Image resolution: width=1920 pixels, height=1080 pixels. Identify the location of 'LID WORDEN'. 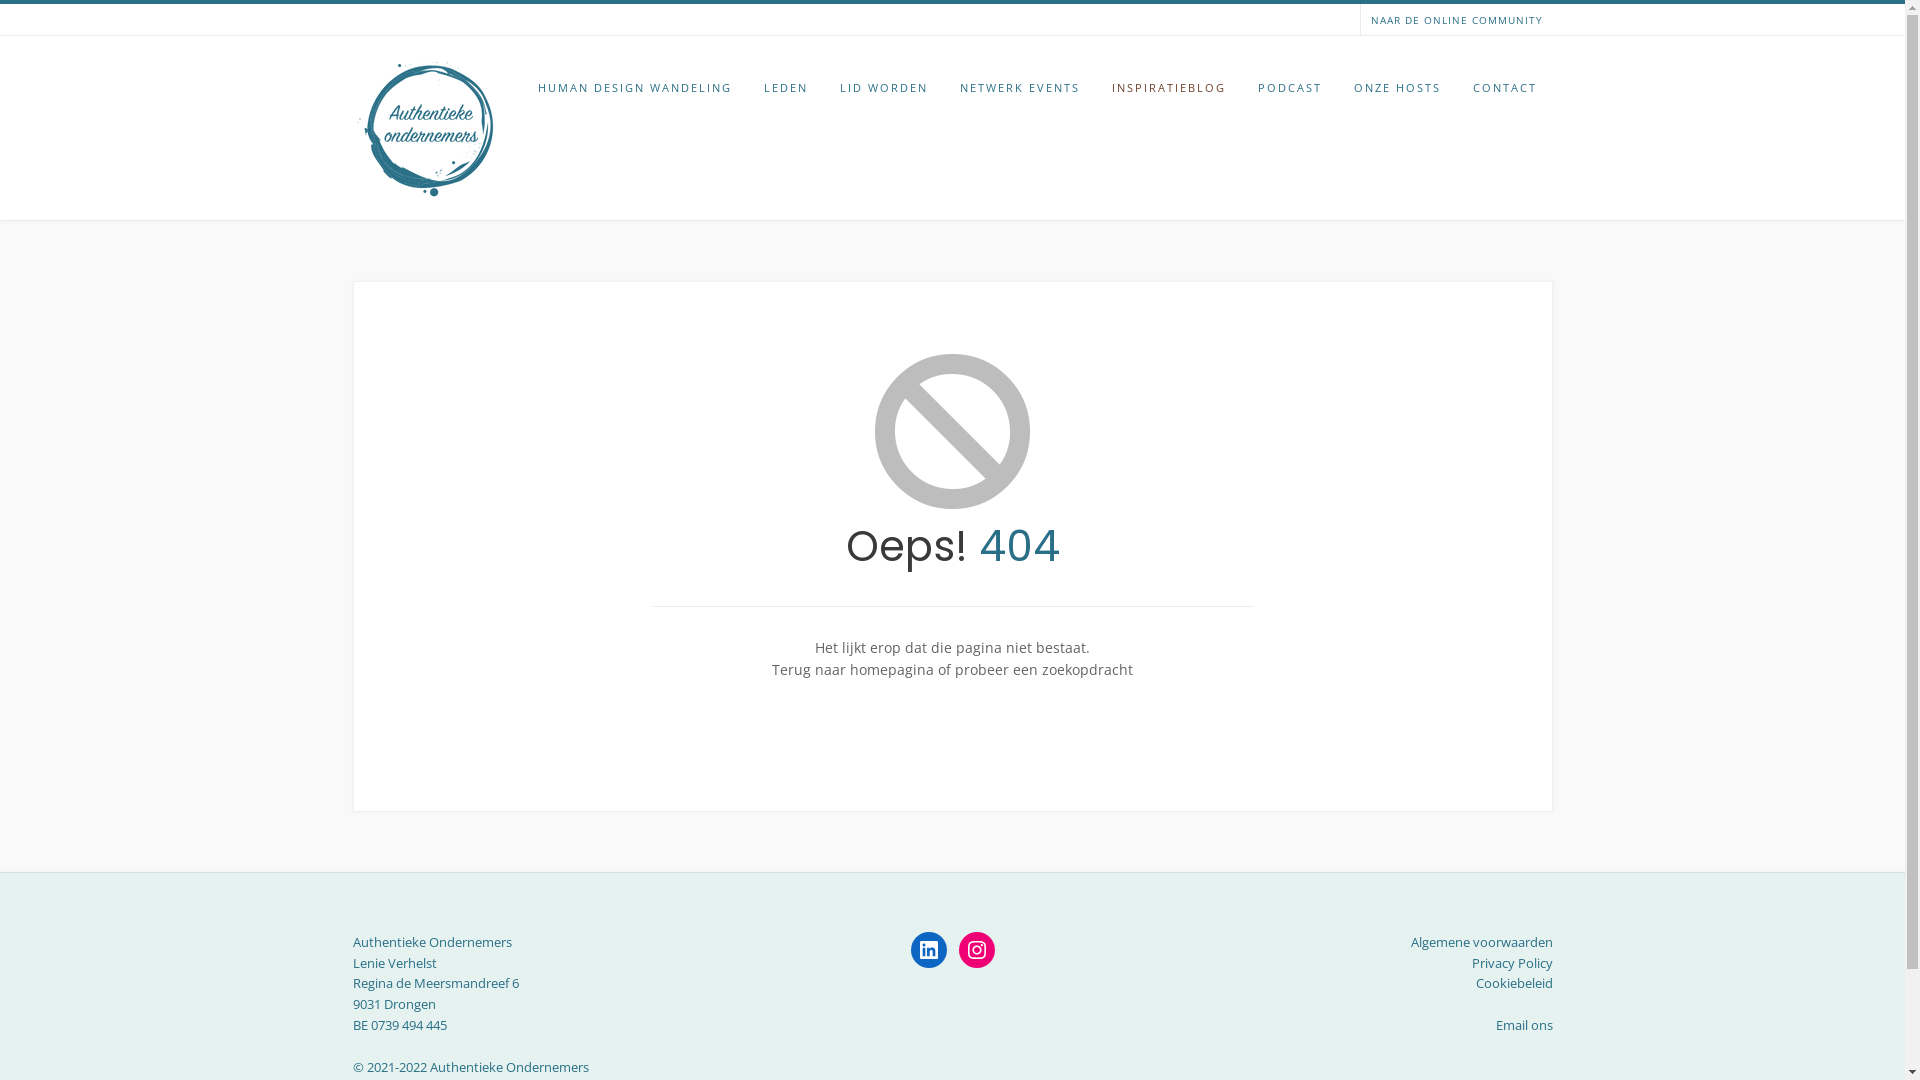
(882, 87).